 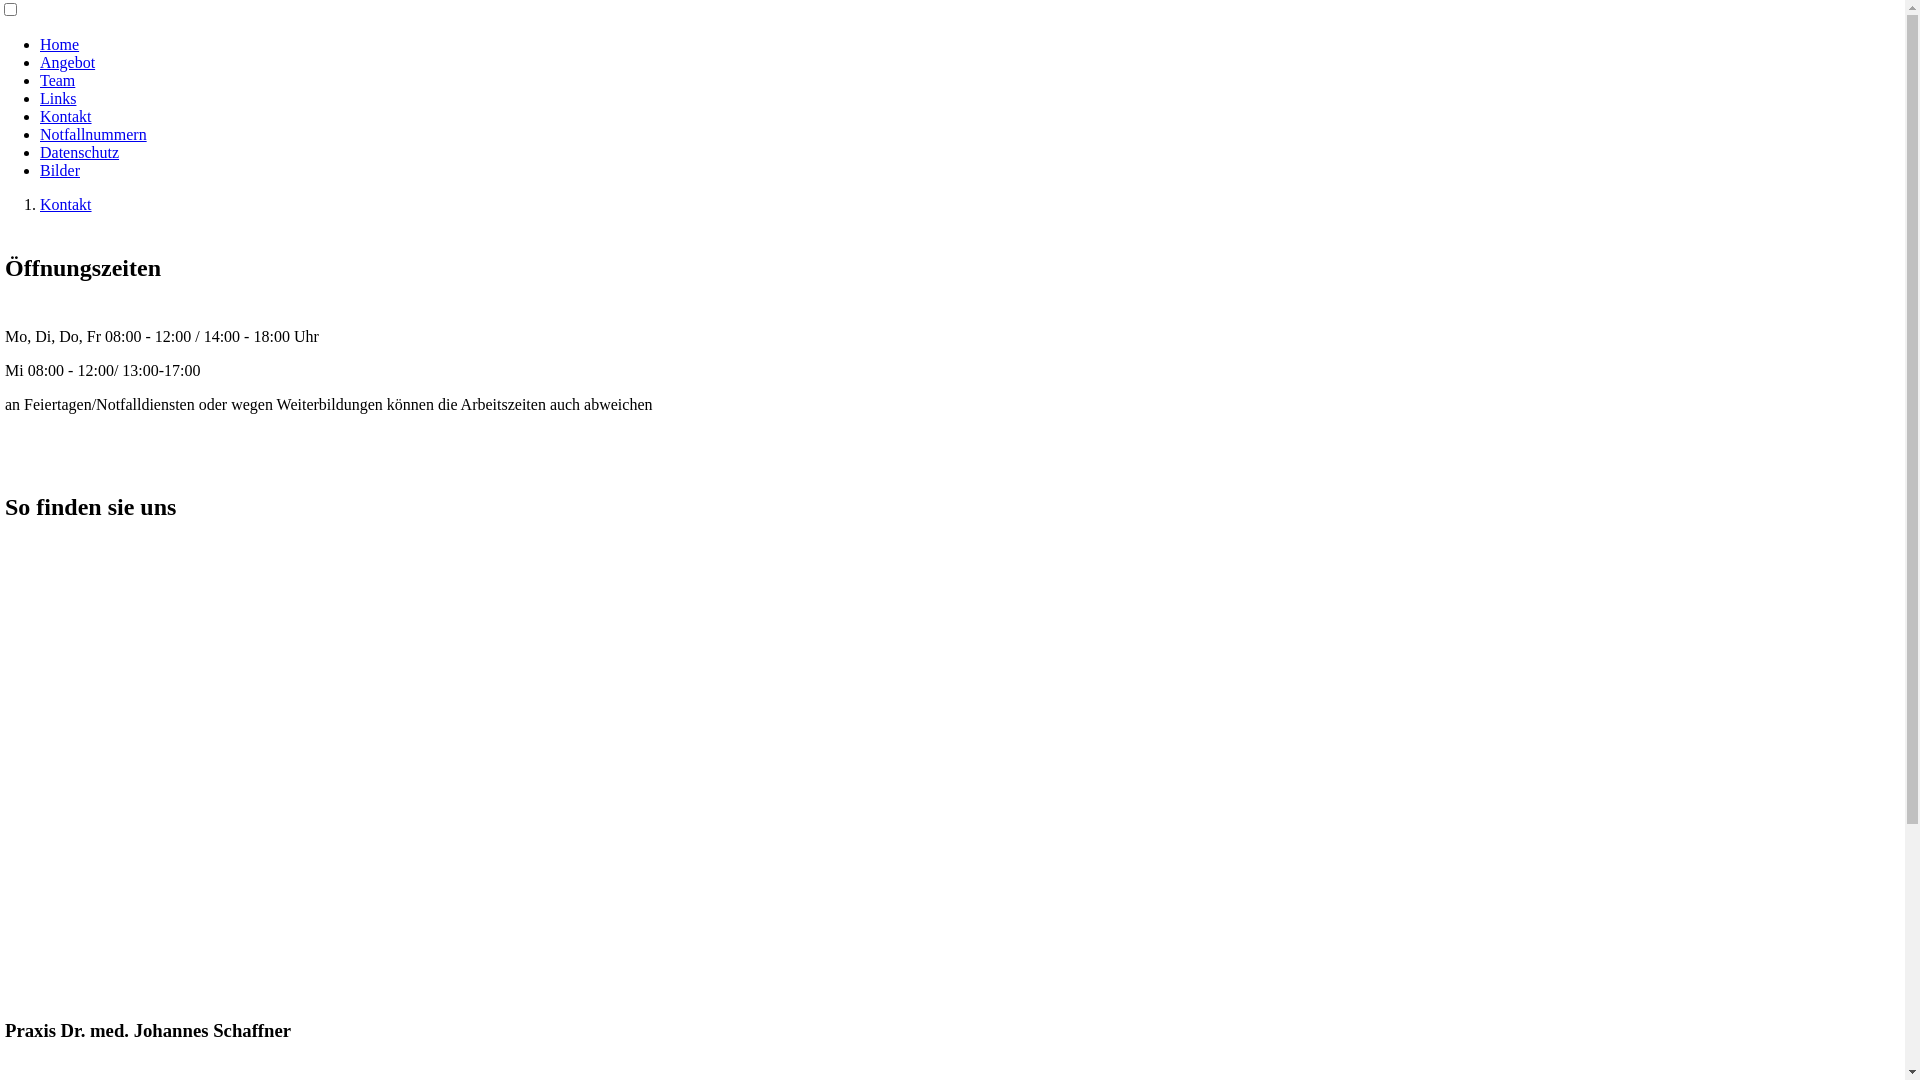 What do you see at coordinates (57, 79) in the screenshot?
I see `'Team'` at bounding box center [57, 79].